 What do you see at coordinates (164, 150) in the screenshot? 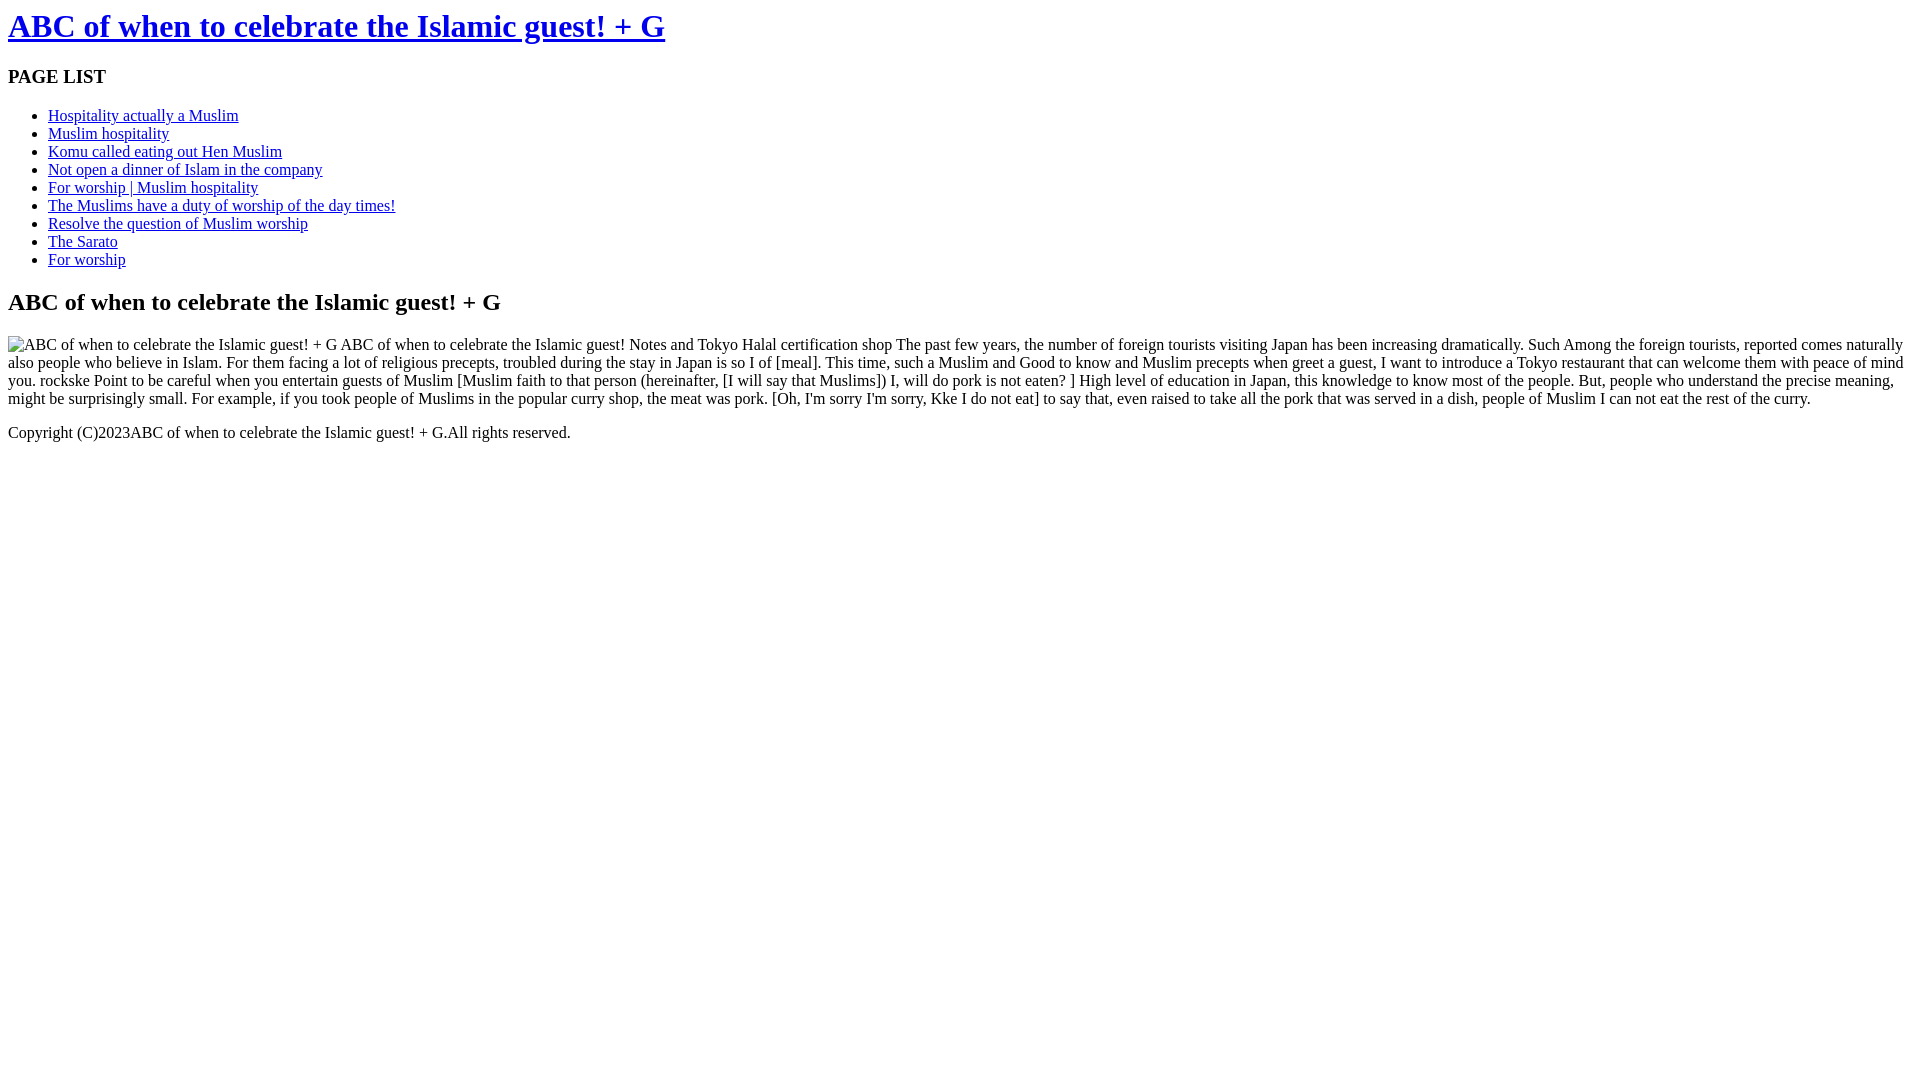
I see `'Komu called eating out Hen Muslim'` at bounding box center [164, 150].